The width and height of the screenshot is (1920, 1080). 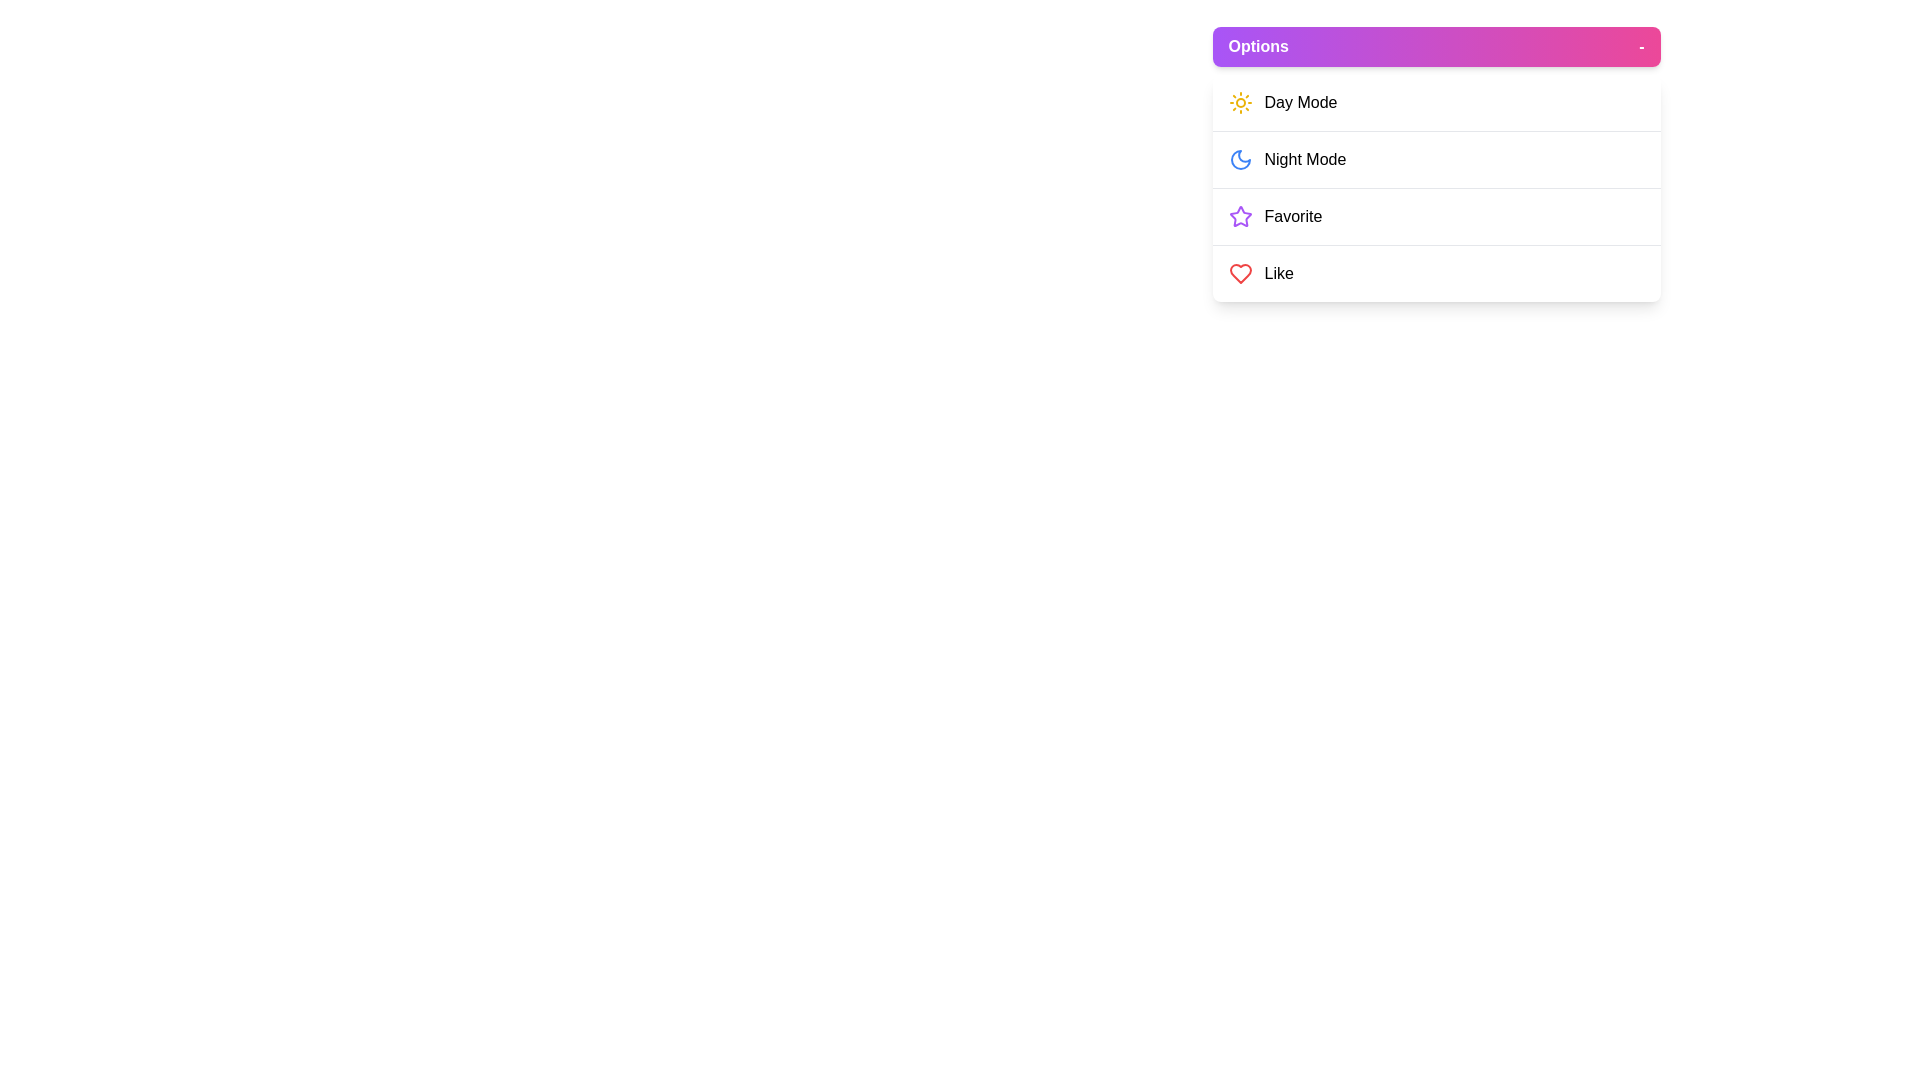 What do you see at coordinates (1435, 103) in the screenshot?
I see `the menu option Day Mode from the ApplicationMenu` at bounding box center [1435, 103].